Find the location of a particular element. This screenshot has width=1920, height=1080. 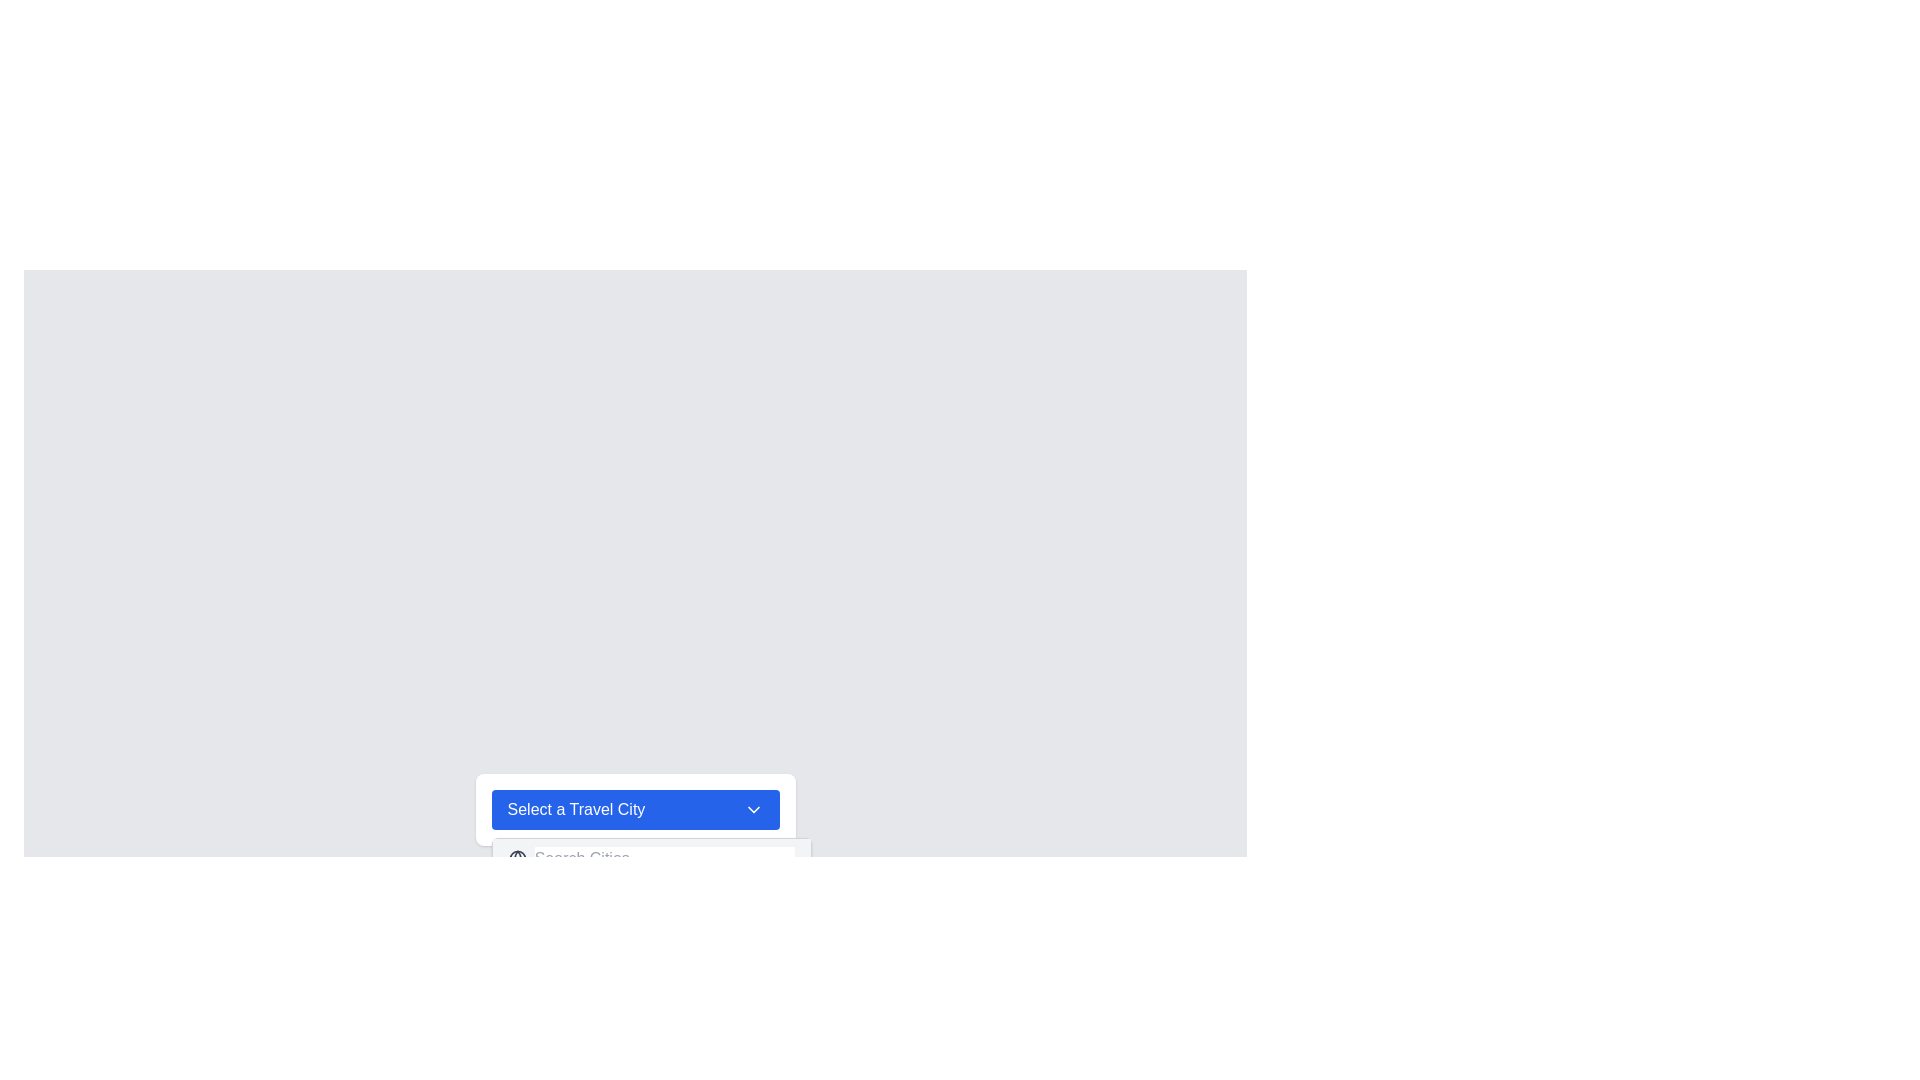

the world or map-related icon located to the left of the 'Search Cities' text box on the gray background bar is located at coordinates (517, 858).